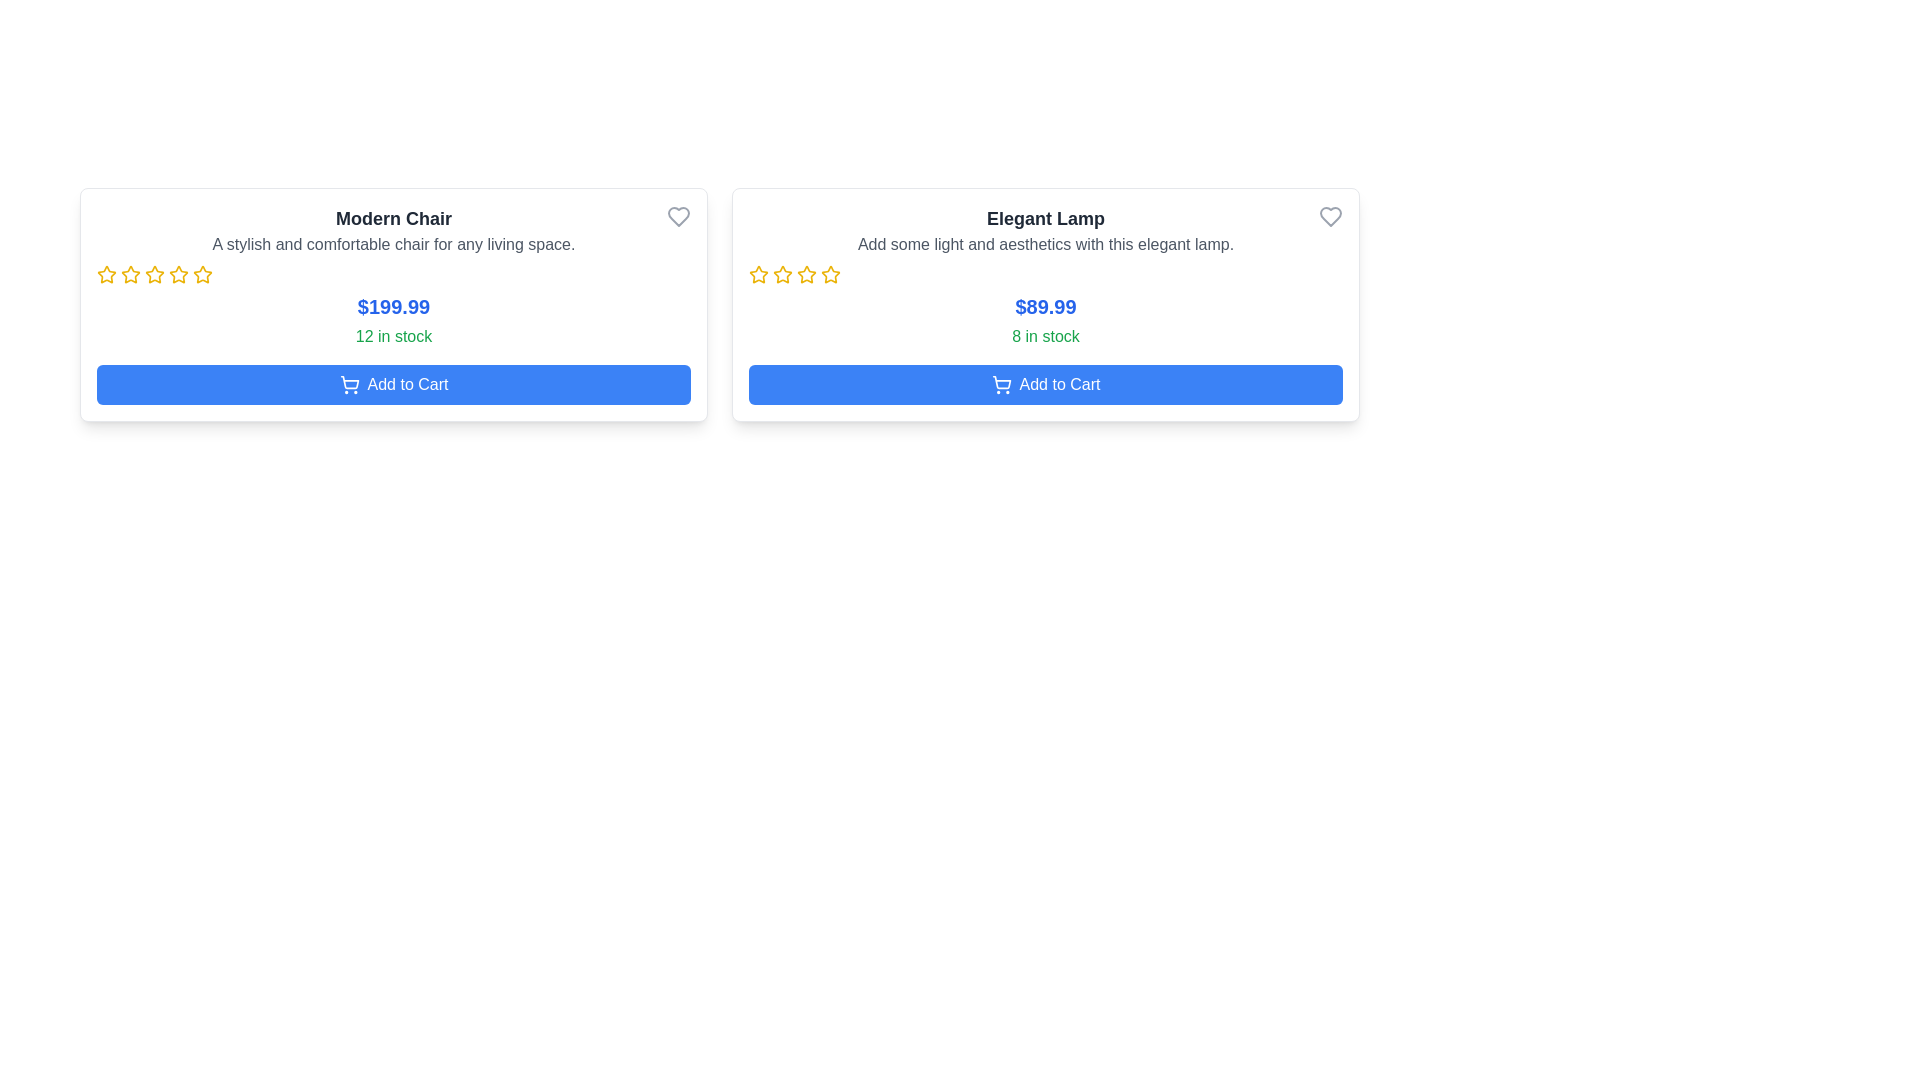  What do you see at coordinates (349, 385) in the screenshot?
I see `the shopping cart icon located inside the 'Add to Cart' button at the bottom of the 'Modern Chair' product display card` at bounding box center [349, 385].